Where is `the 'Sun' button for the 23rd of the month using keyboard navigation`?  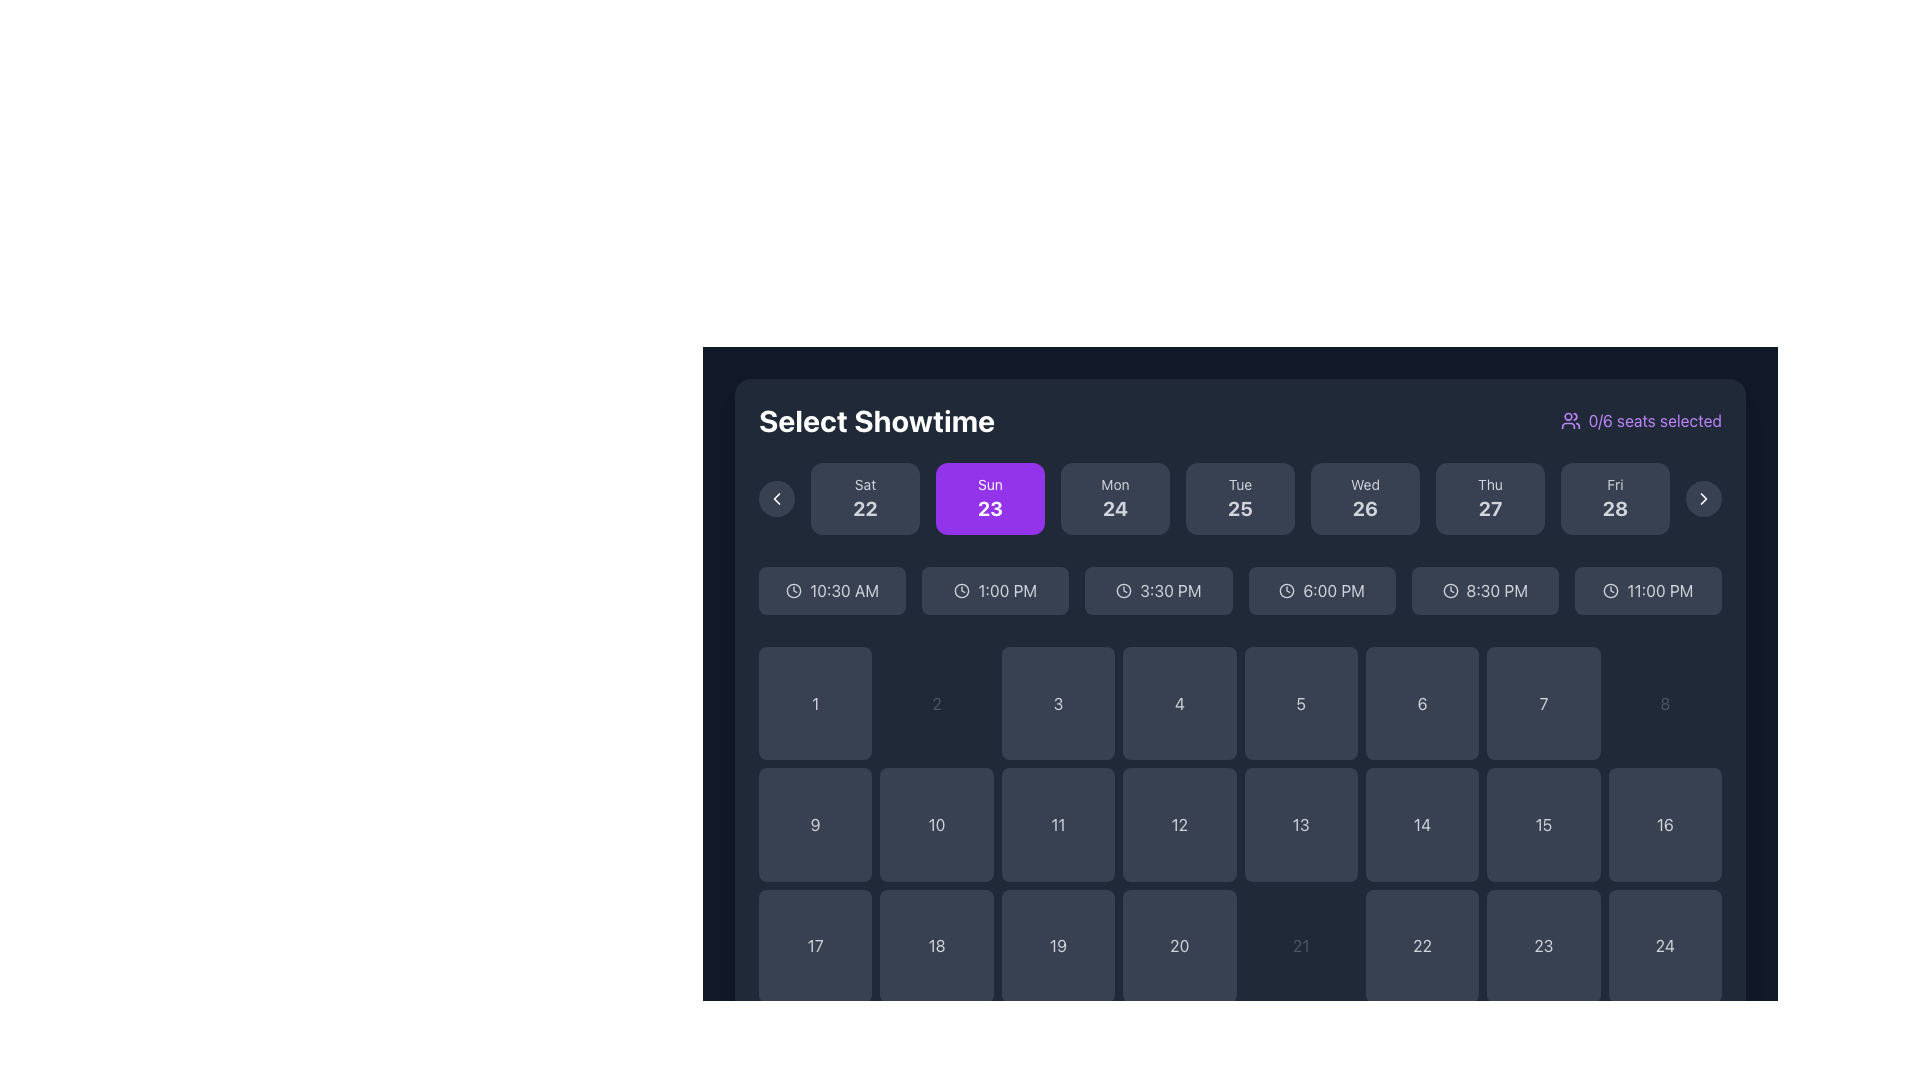 the 'Sun' button for the 23rd of the month using keyboard navigation is located at coordinates (990, 497).